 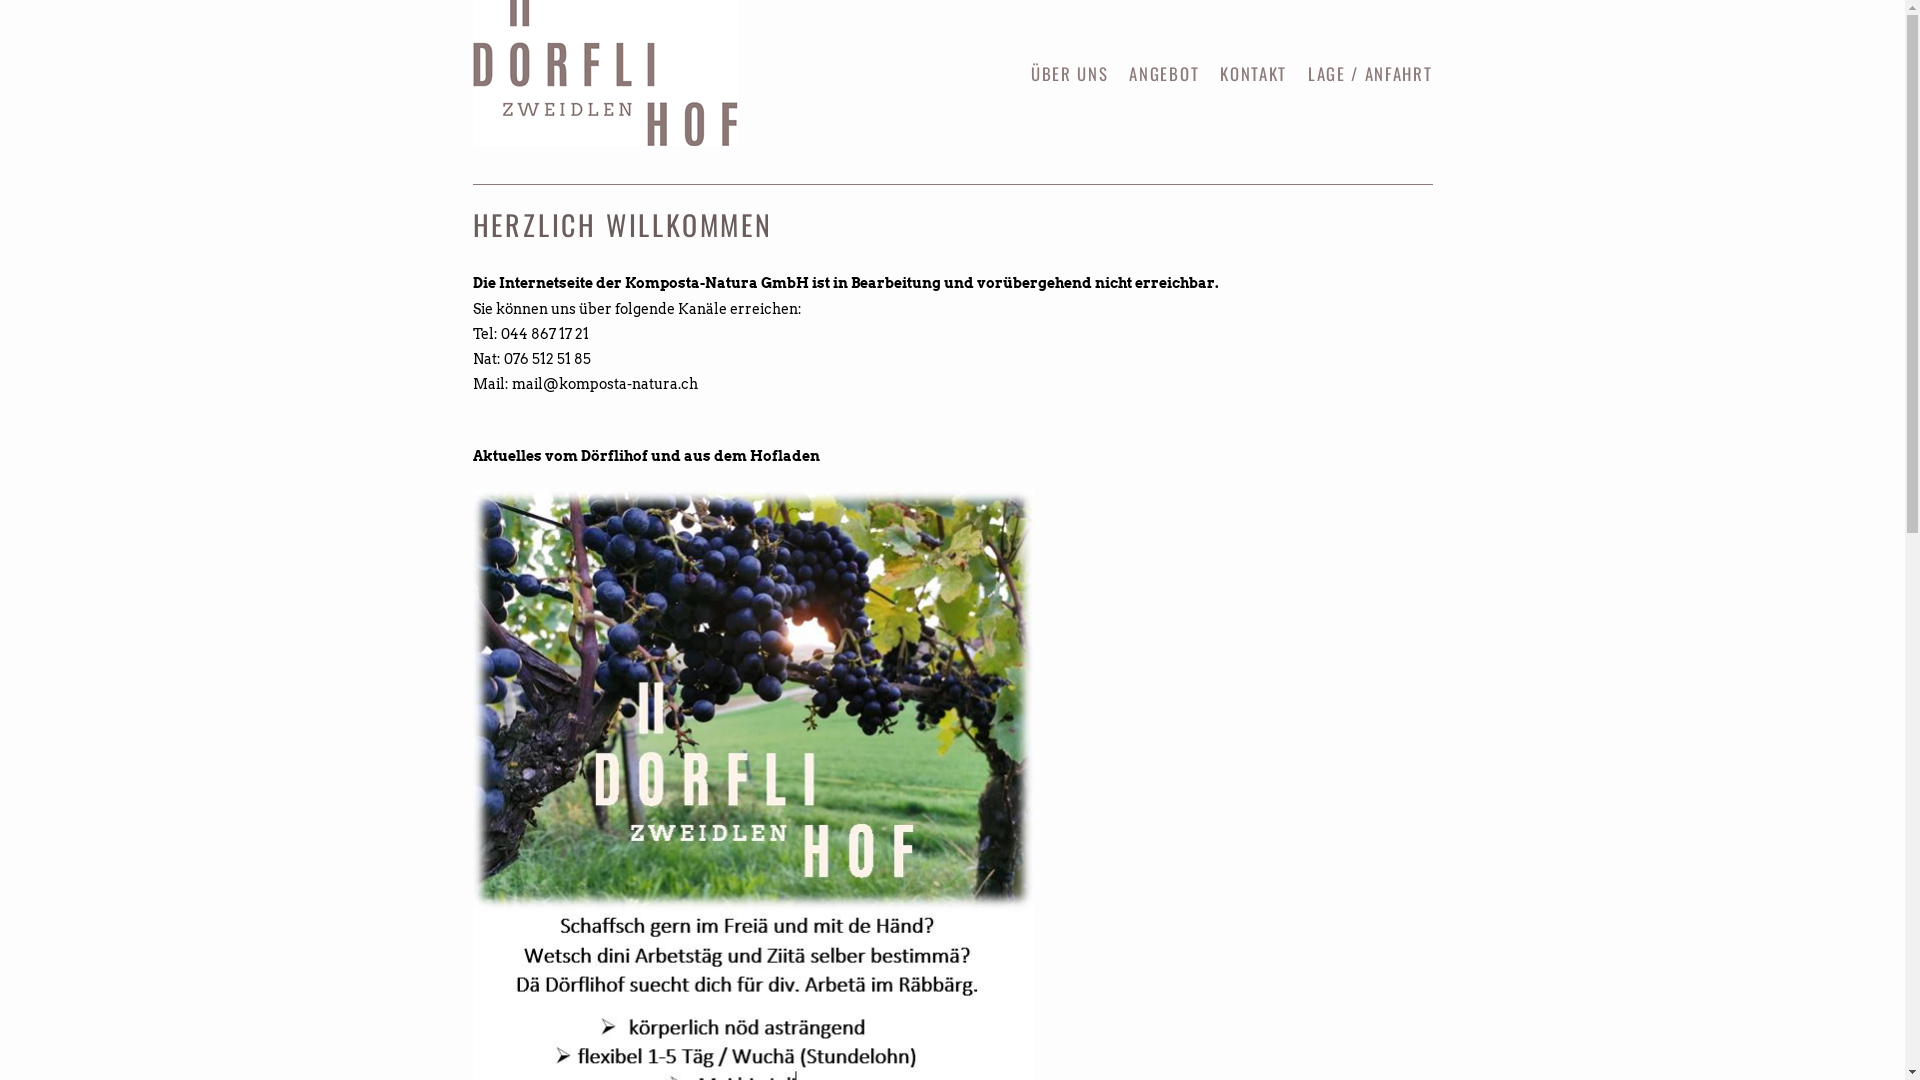 What do you see at coordinates (1163, 72) in the screenshot?
I see `'ANGEBOT'` at bounding box center [1163, 72].